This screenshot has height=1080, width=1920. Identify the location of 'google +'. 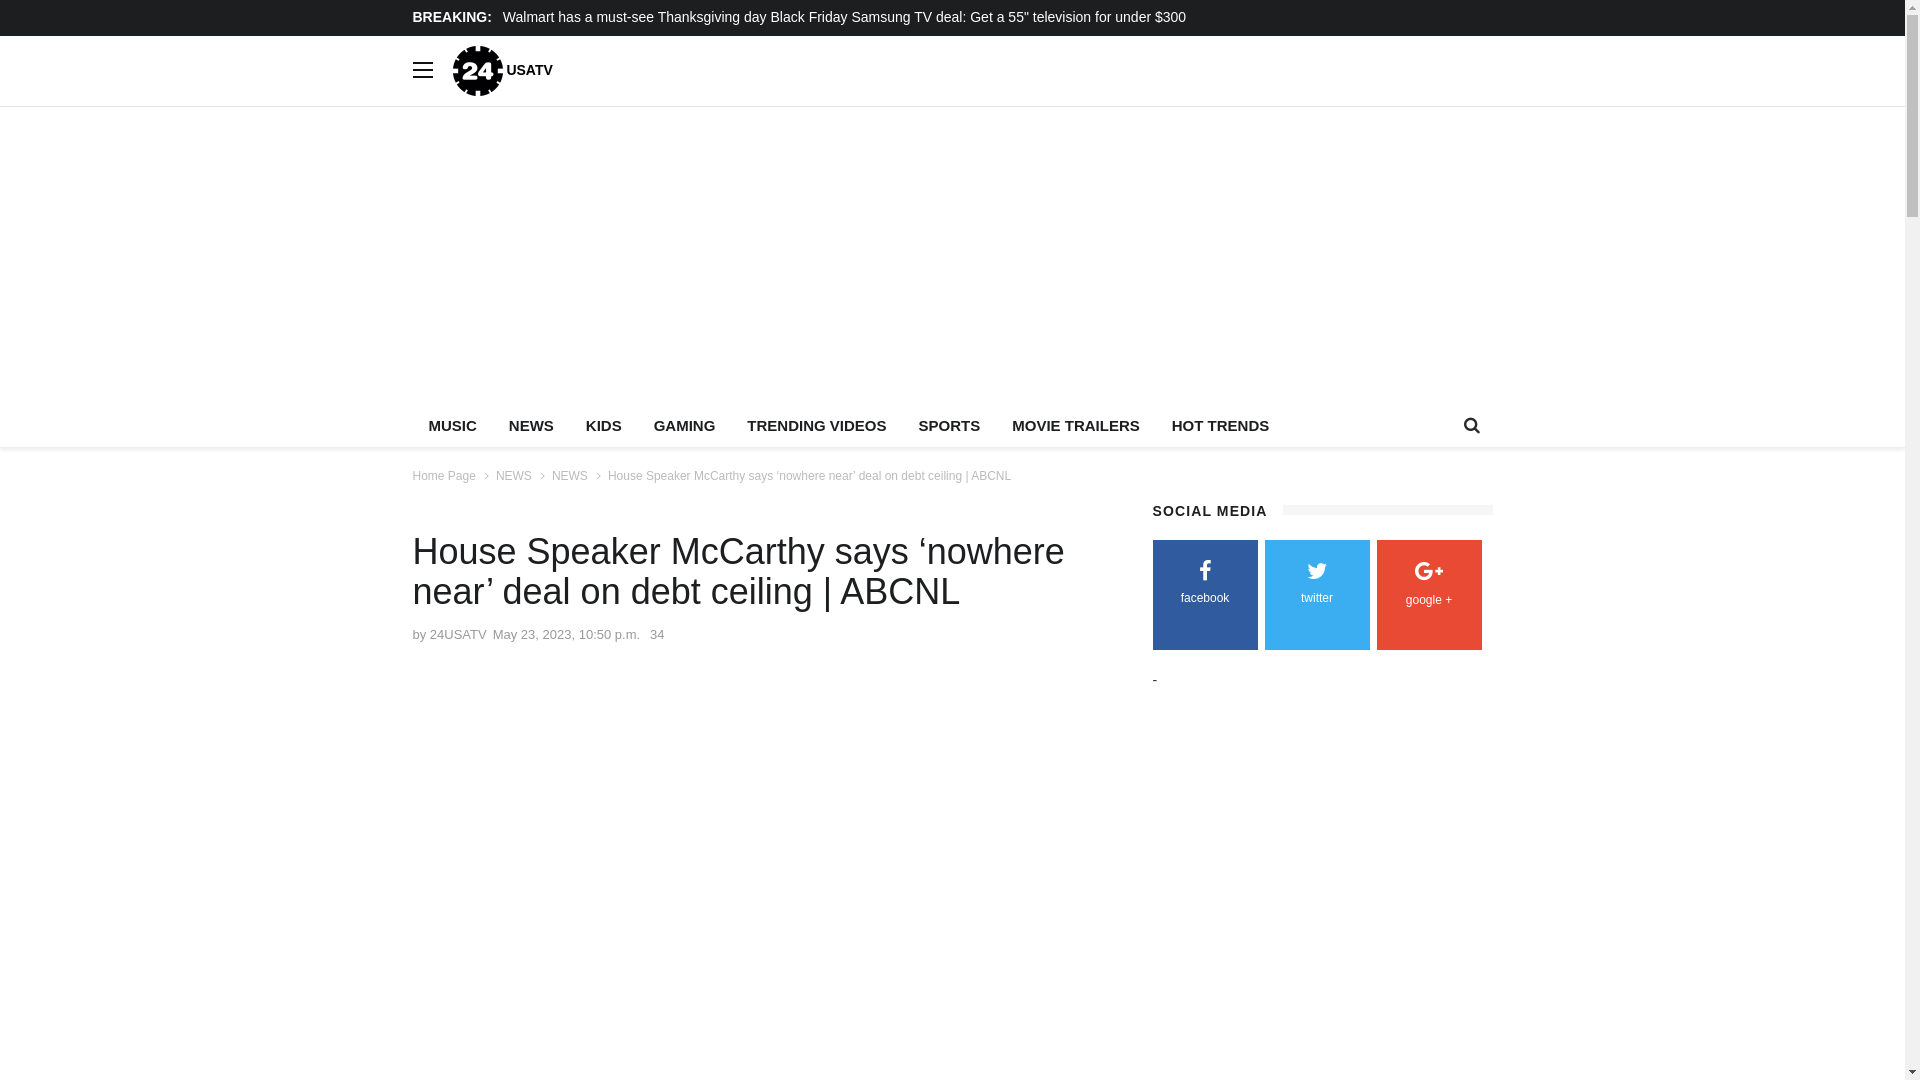
(1427, 586).